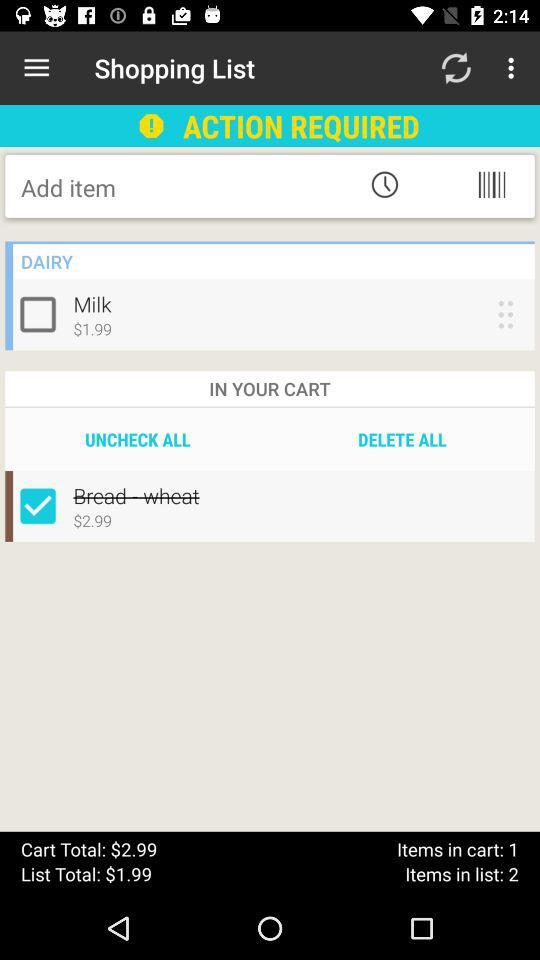 The width and height of the screenshot is (540, 960). Describe the element at coordinates (402, 439) in the screenshot. I see `the delete all icon` at that location.